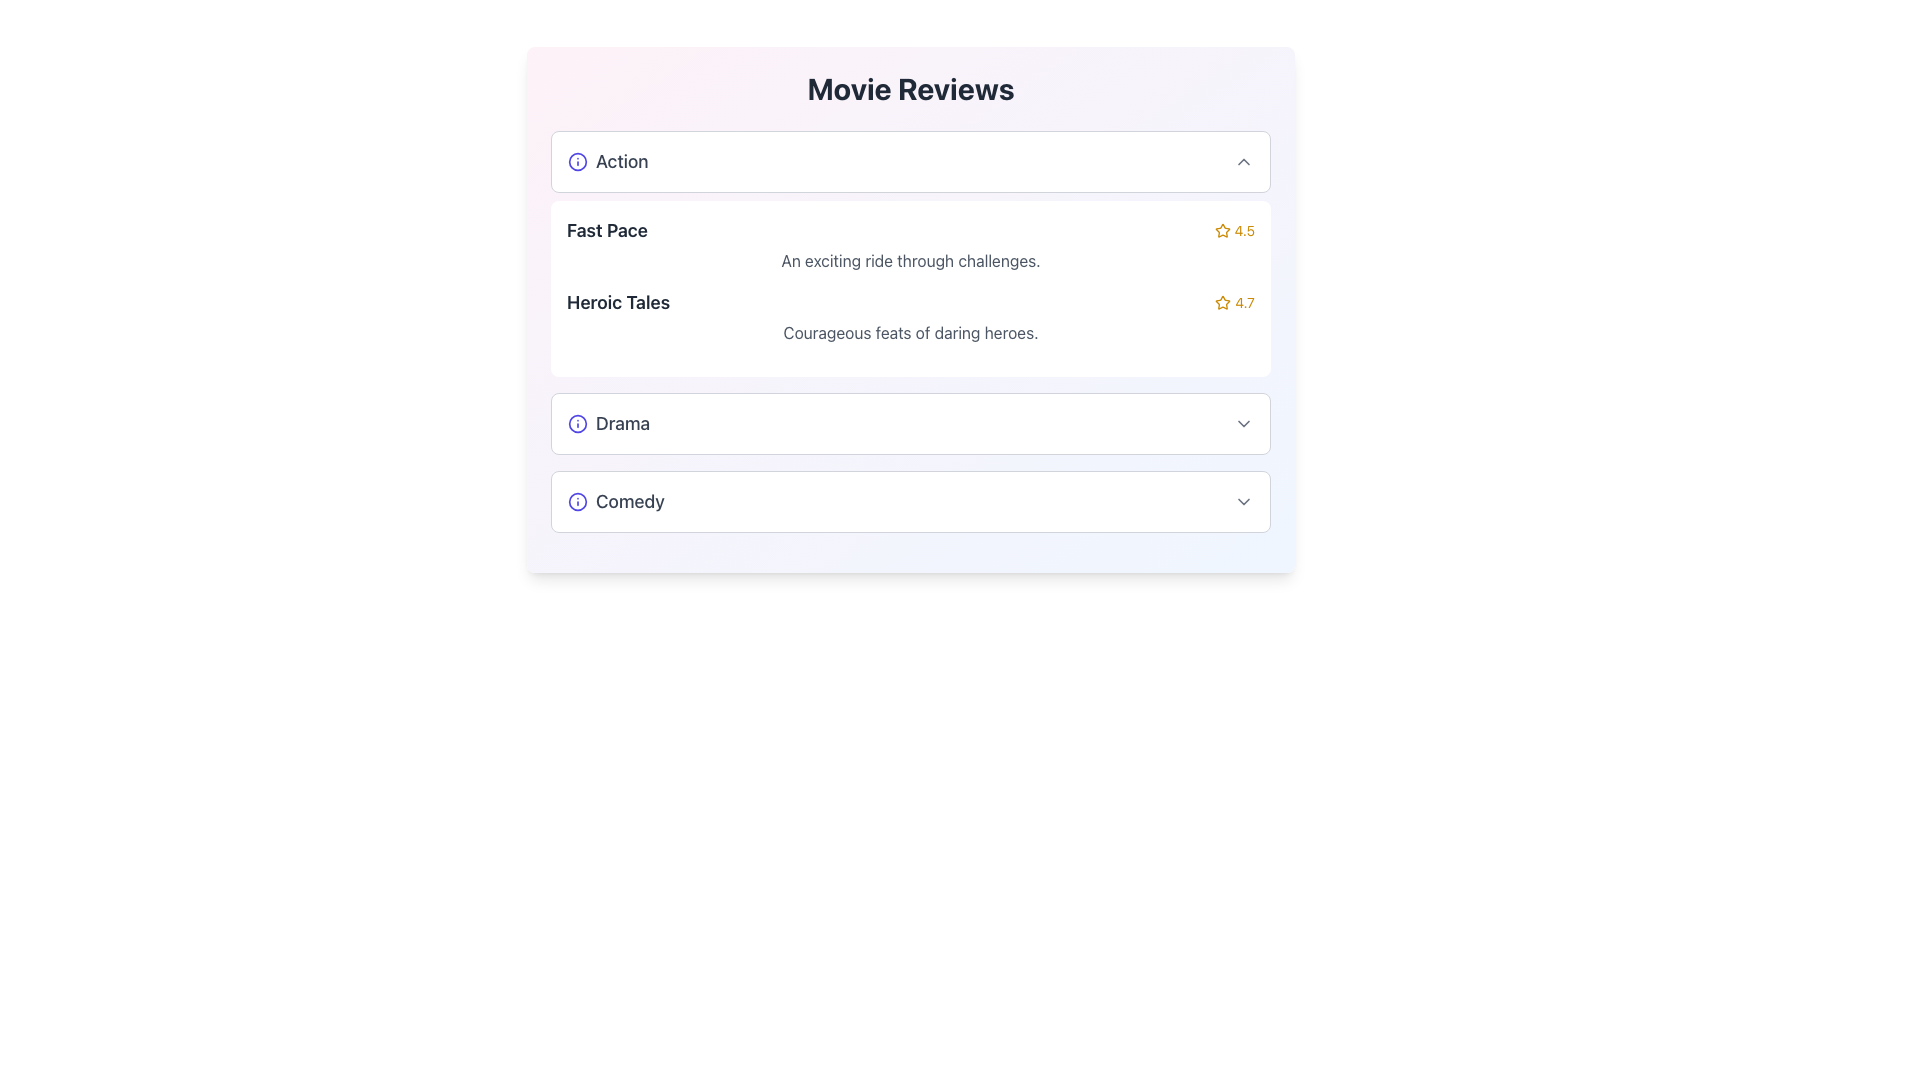 This screenshot has height=1080, width=1920. I want to click on the Information Display Section, so click(910, 244).